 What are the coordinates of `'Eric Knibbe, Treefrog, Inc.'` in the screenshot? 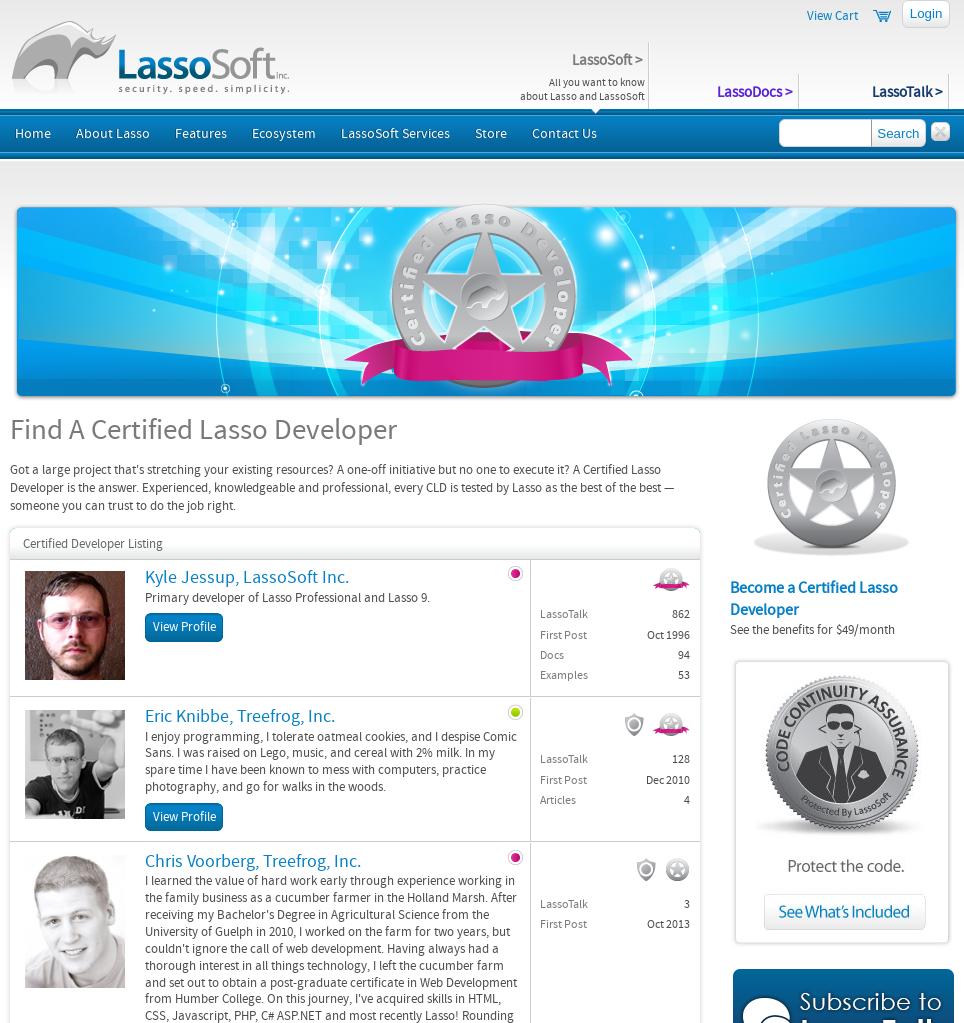 It's located at (240, 715).